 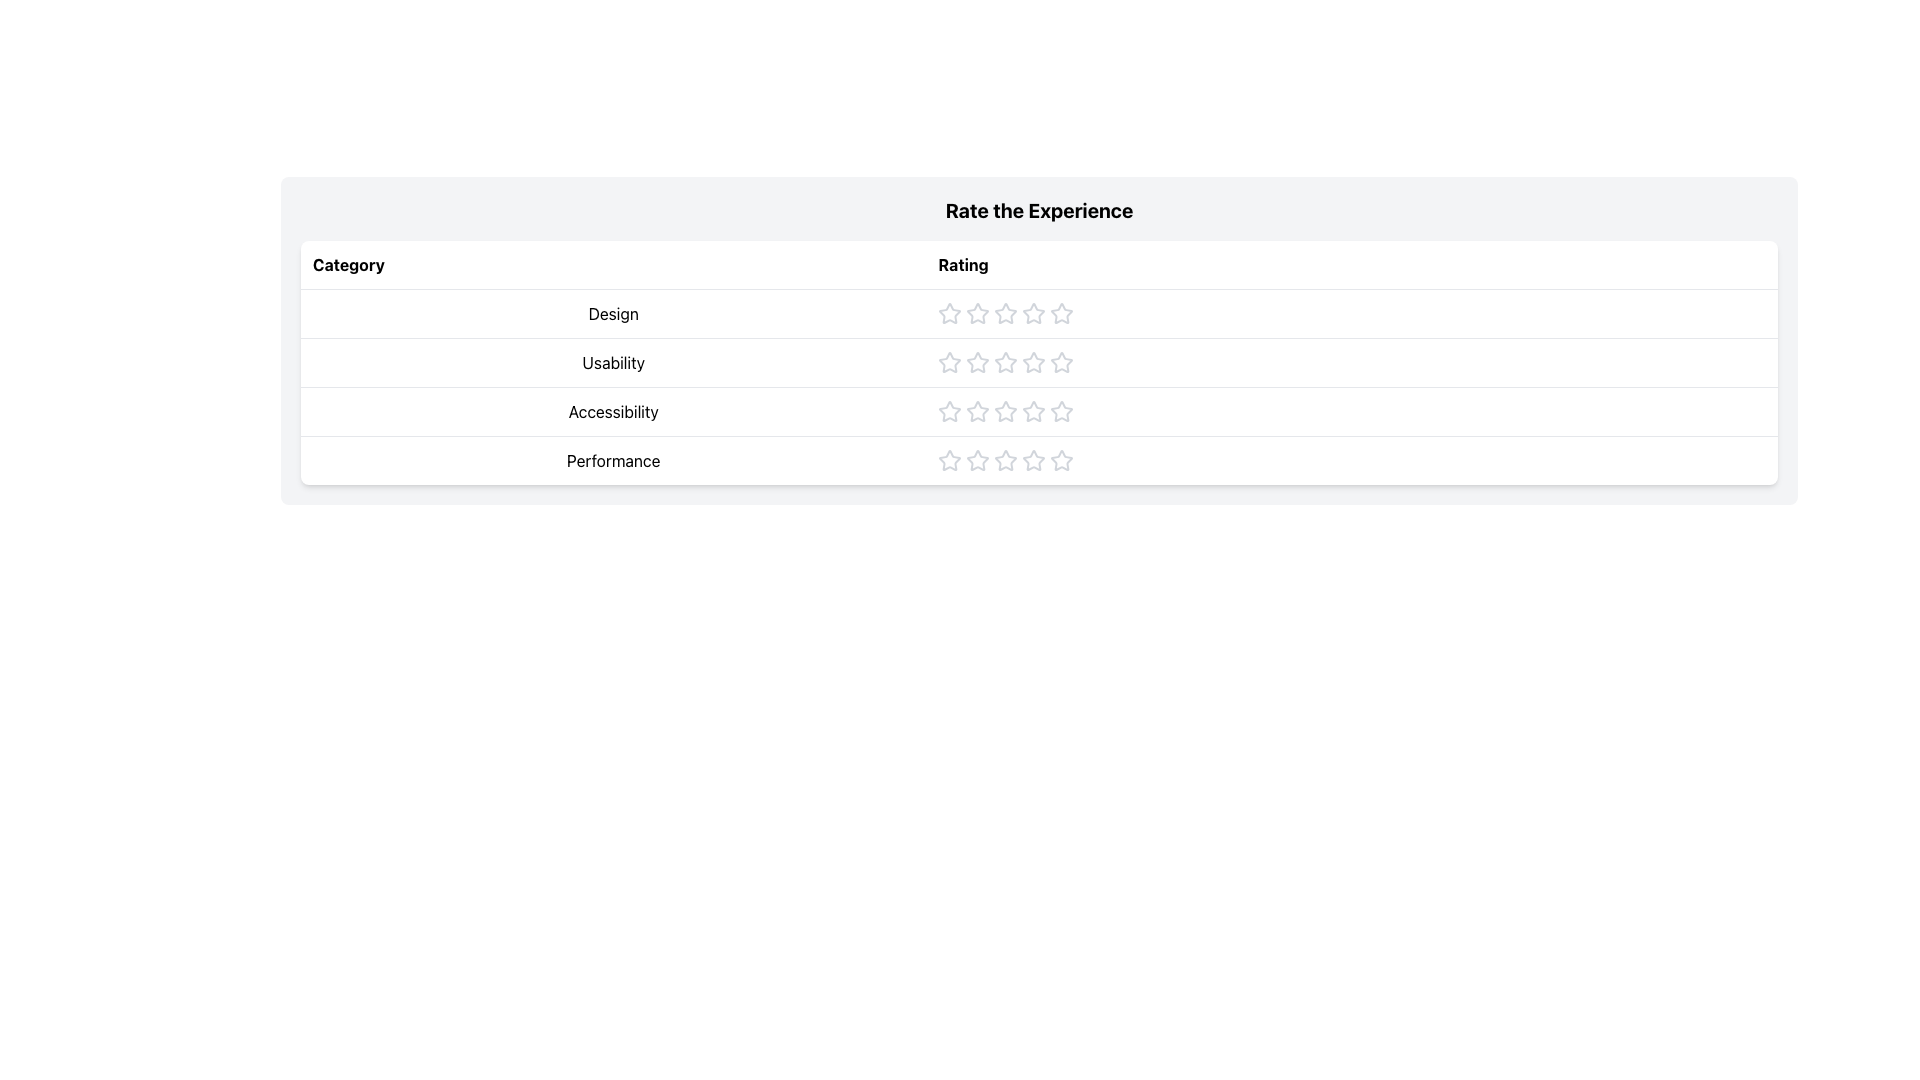 What do you see at coordinates (1061, 411) in the screenshot?
I see `the fifth star in the 'Accessibility' row of the 'Rate the Experience' table` at bounding box center [1061, 411].